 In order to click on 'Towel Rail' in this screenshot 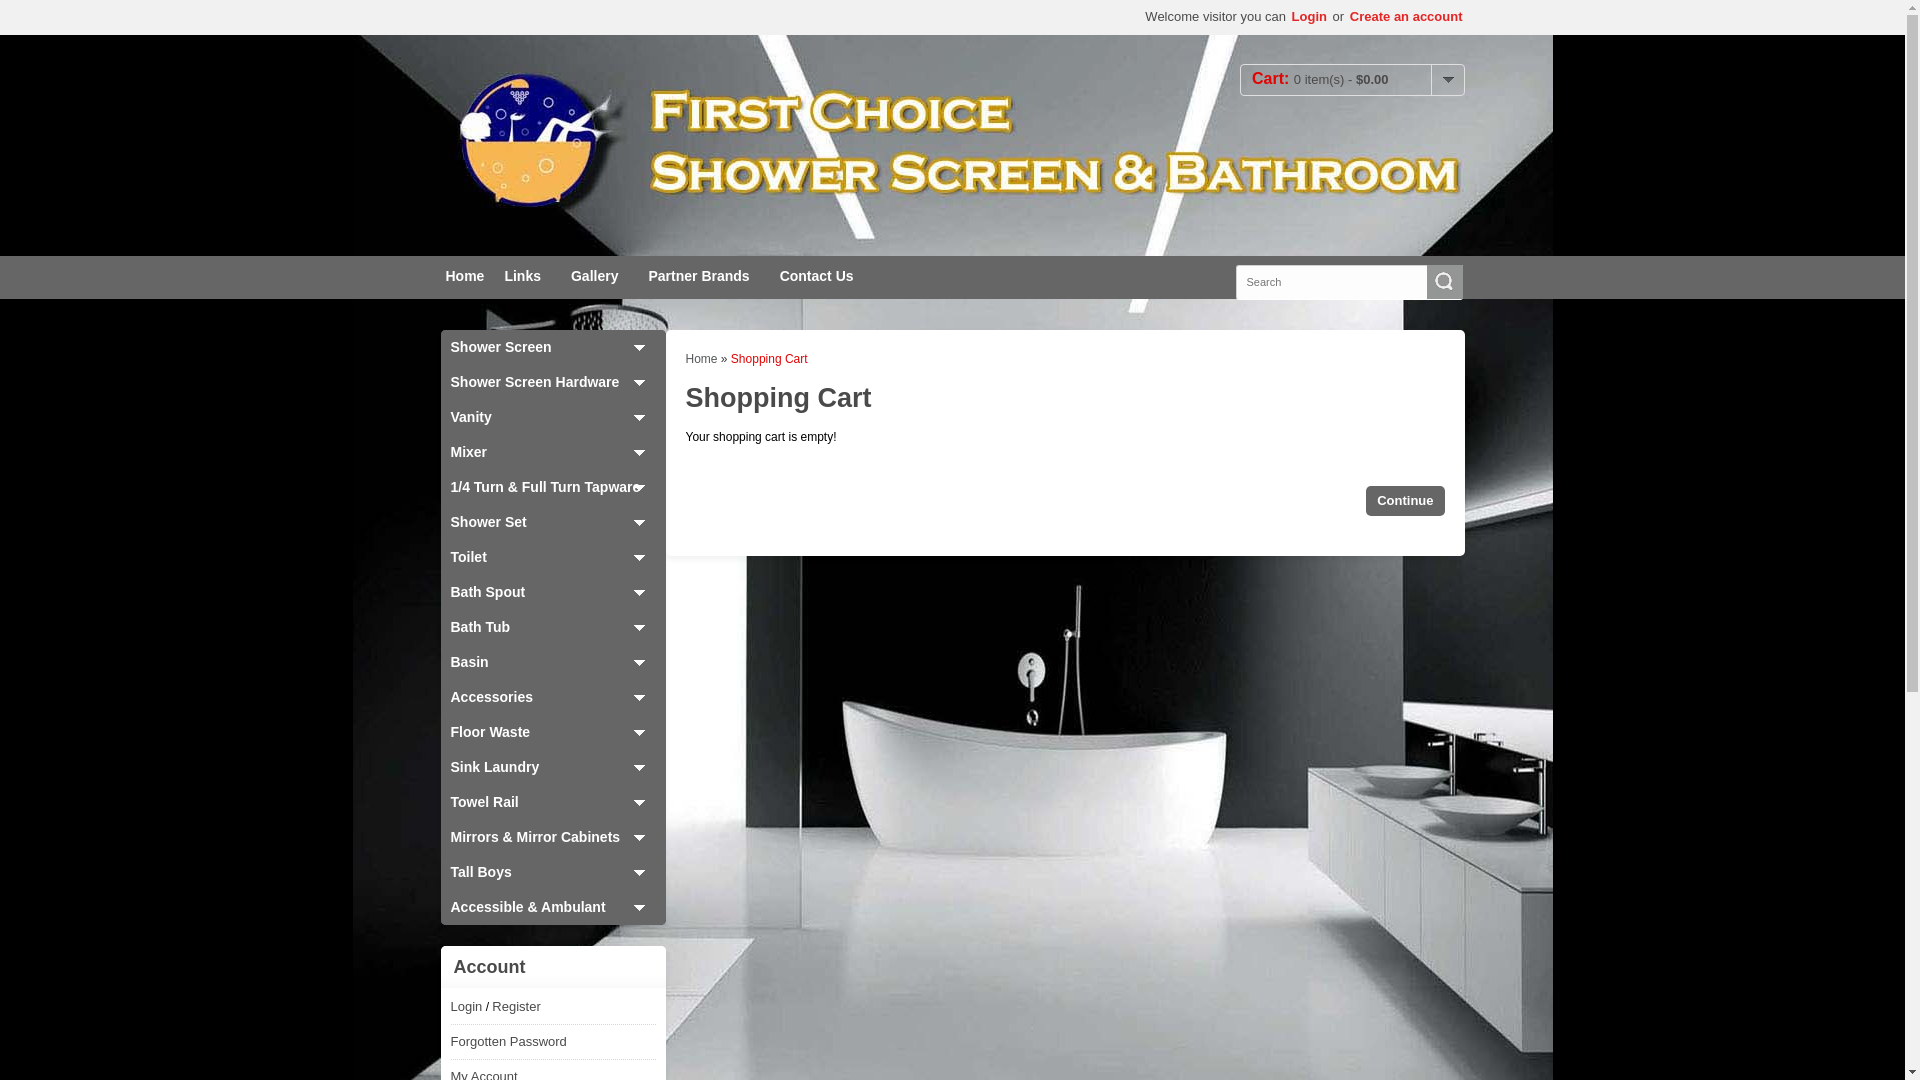, I will do `click(552, 801)`.